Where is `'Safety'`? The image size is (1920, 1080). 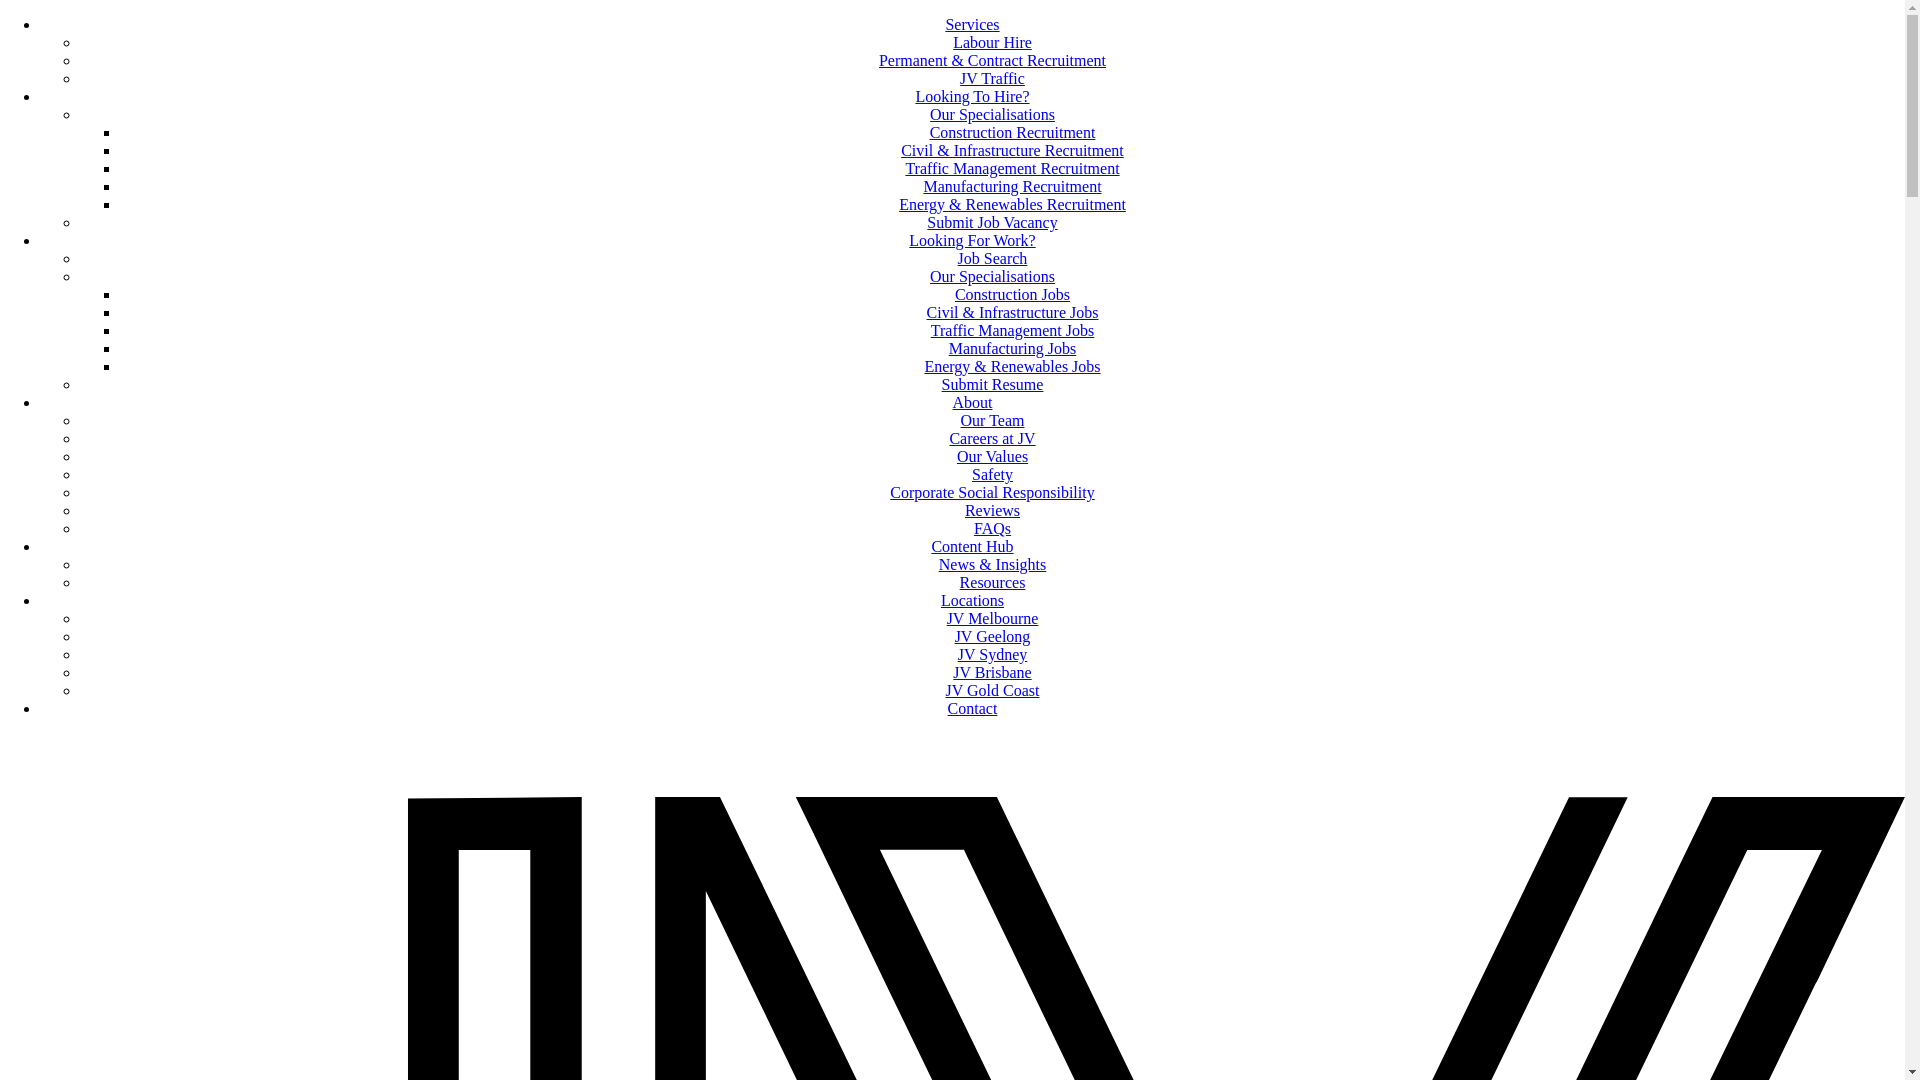 'Safety' is located at coordinates (971, 474).